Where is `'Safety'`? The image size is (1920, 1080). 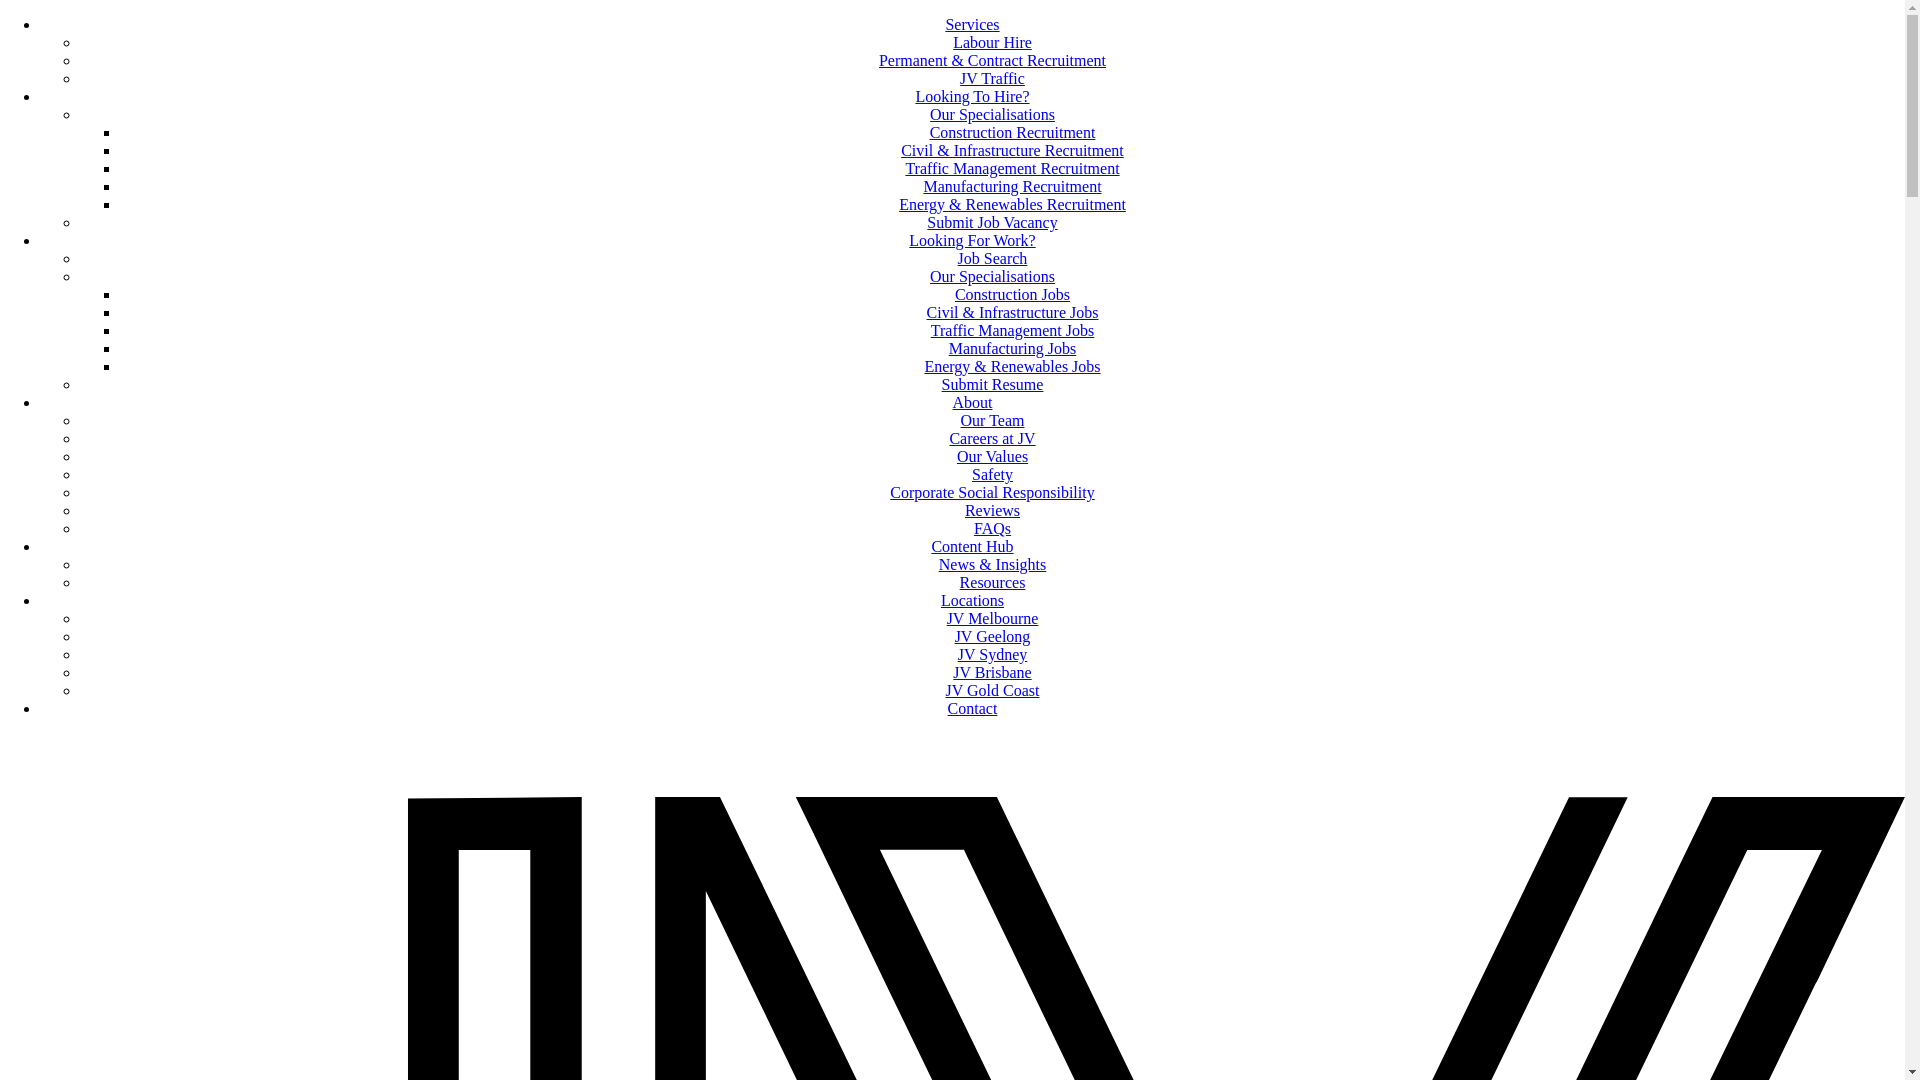 'Safety' is located at coordinates (971, 474).